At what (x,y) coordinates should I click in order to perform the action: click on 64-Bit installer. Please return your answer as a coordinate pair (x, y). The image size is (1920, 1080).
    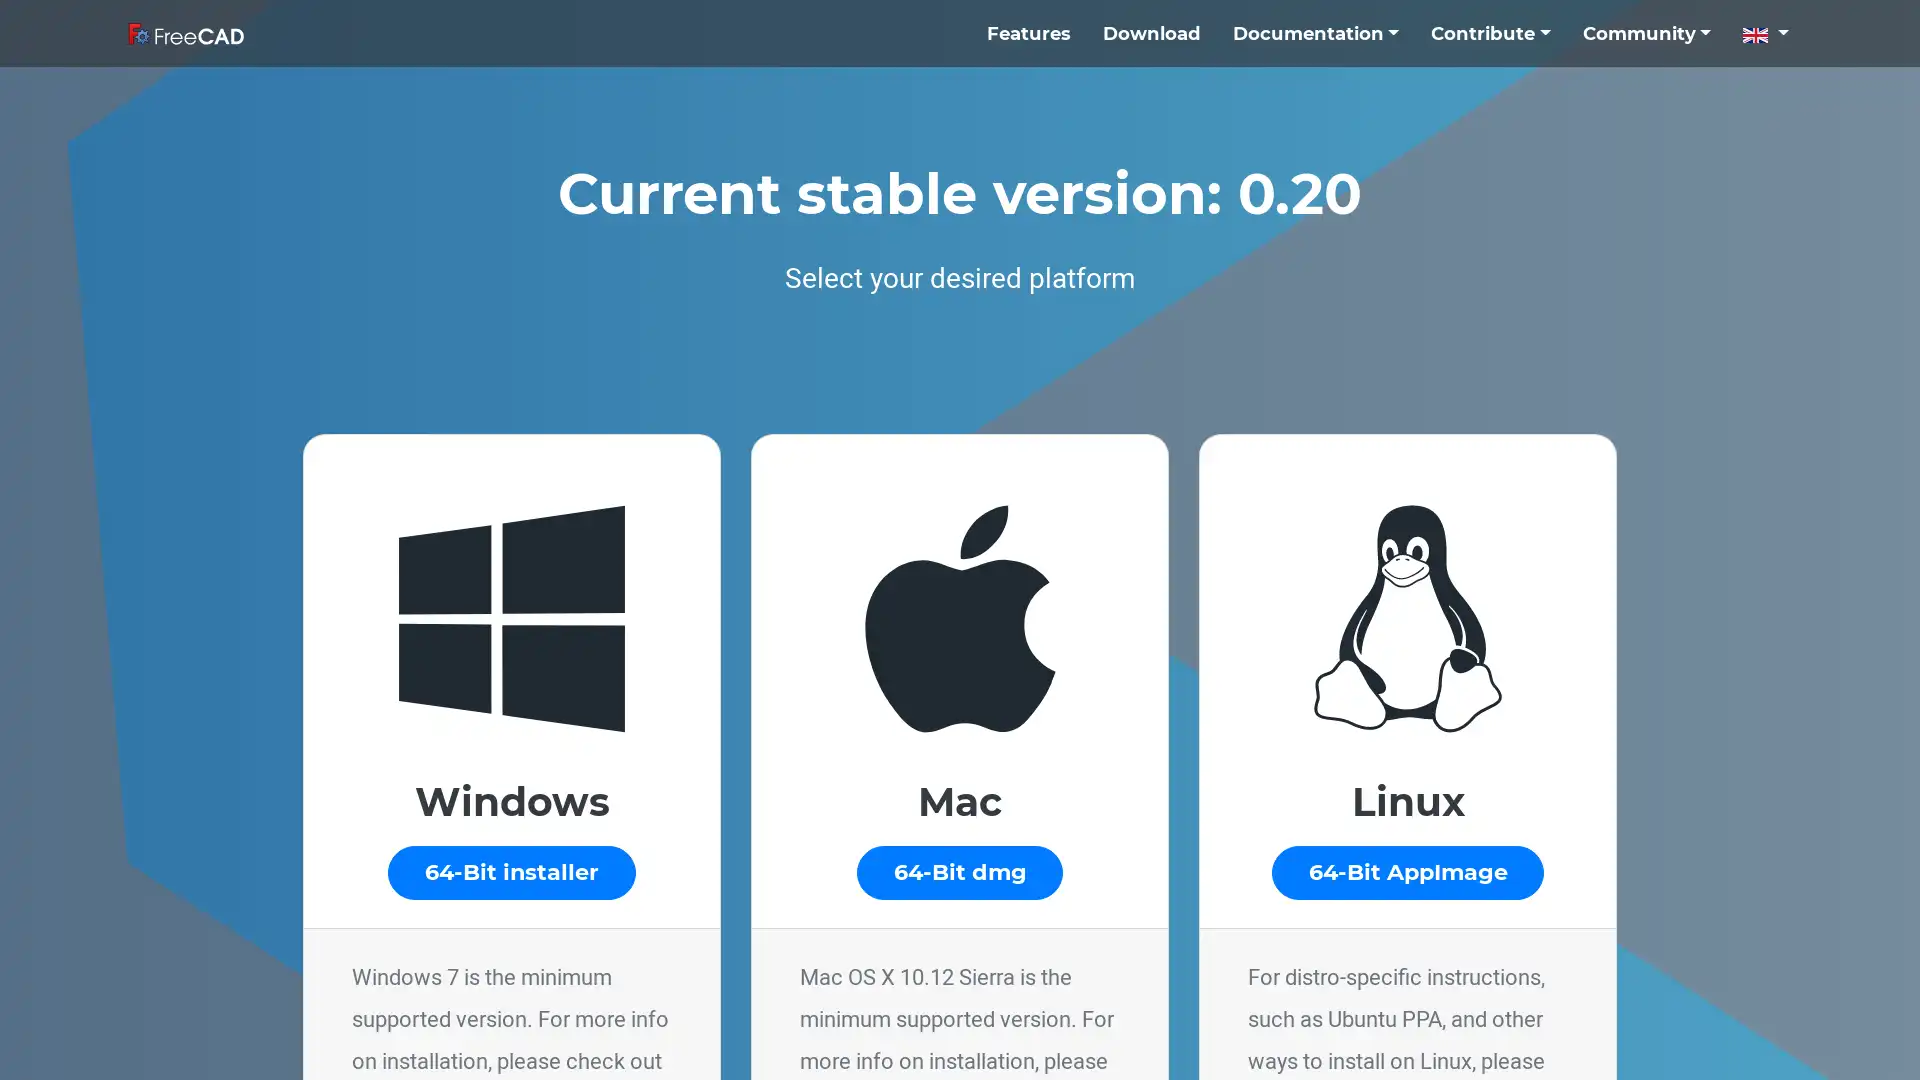
    Looking at the image, I should click on (511, 871).